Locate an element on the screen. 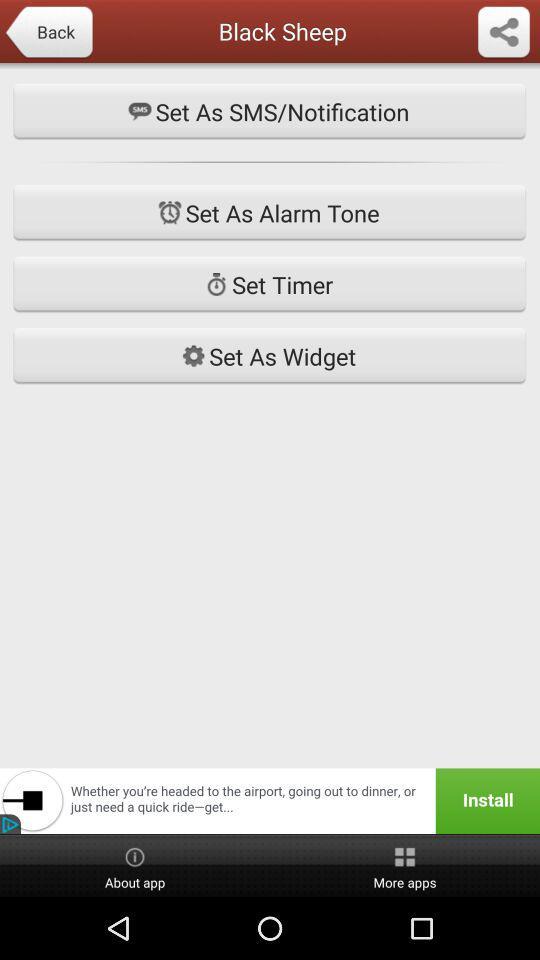  icon below the set as widget icon is located at coordinates (270, 801).